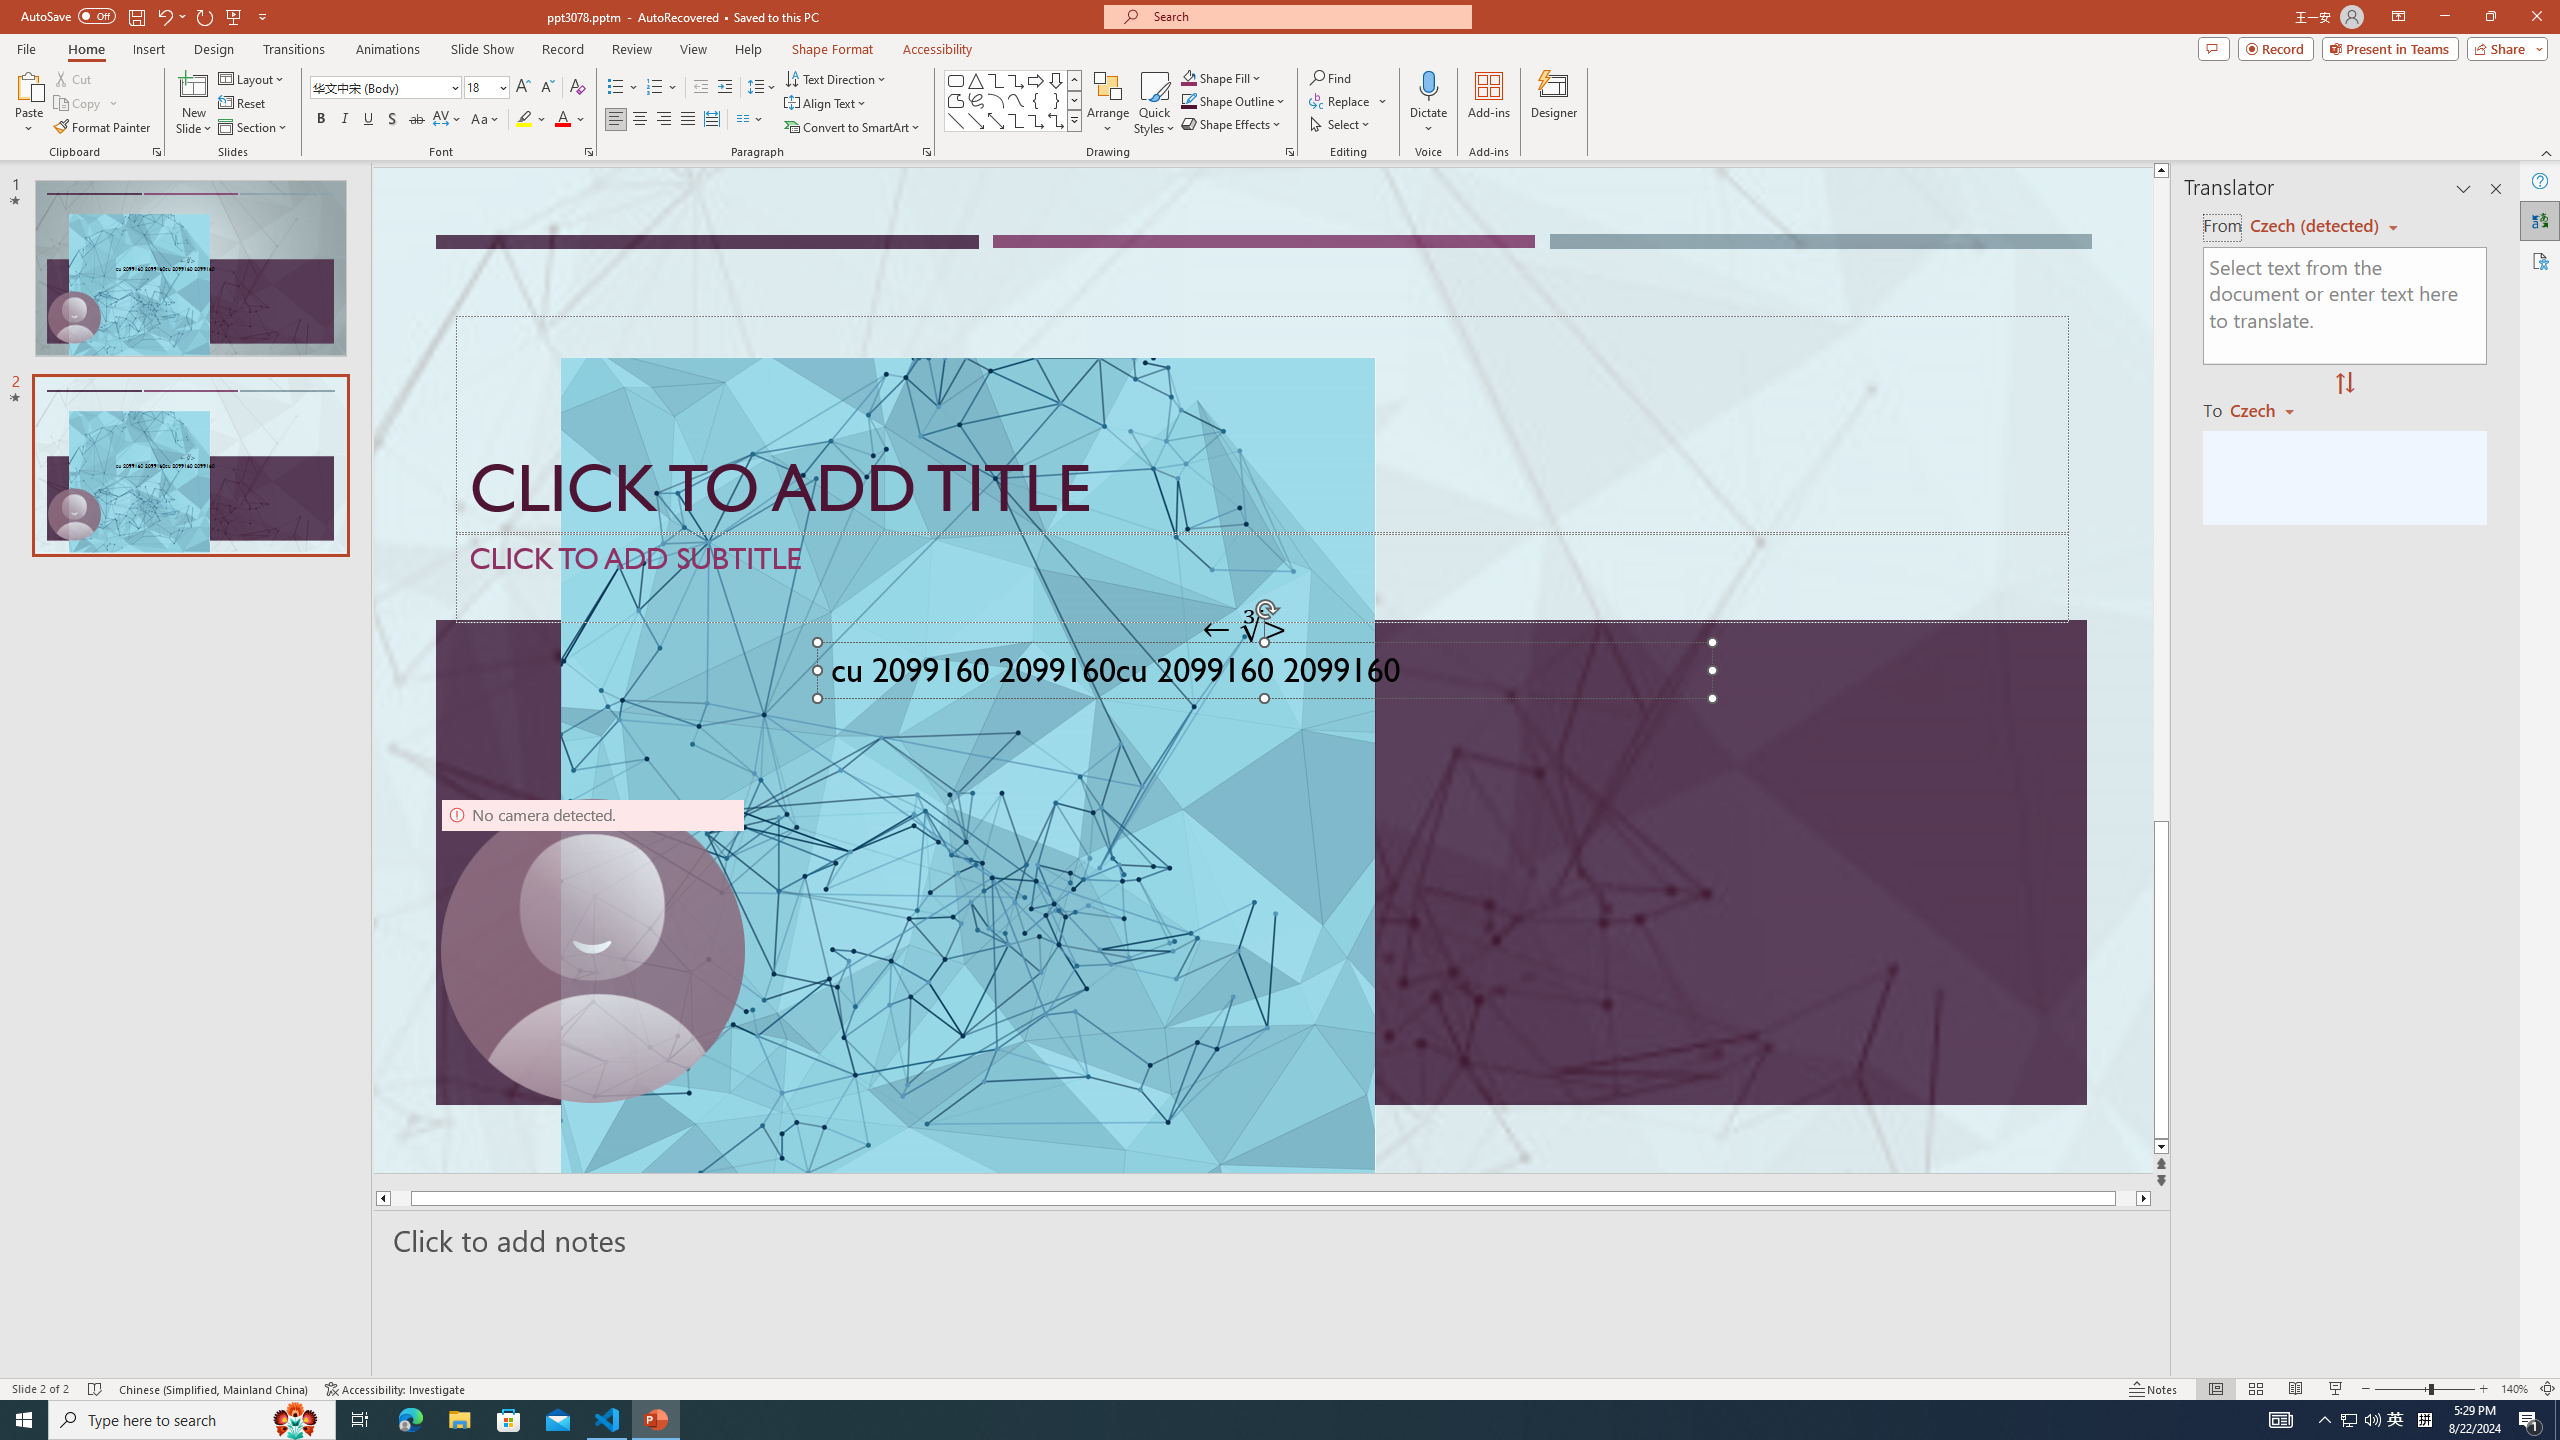 The width and height of the screenshot is (2560, 1440). I want to click on 'TextBox 61', so click(1261, 674).